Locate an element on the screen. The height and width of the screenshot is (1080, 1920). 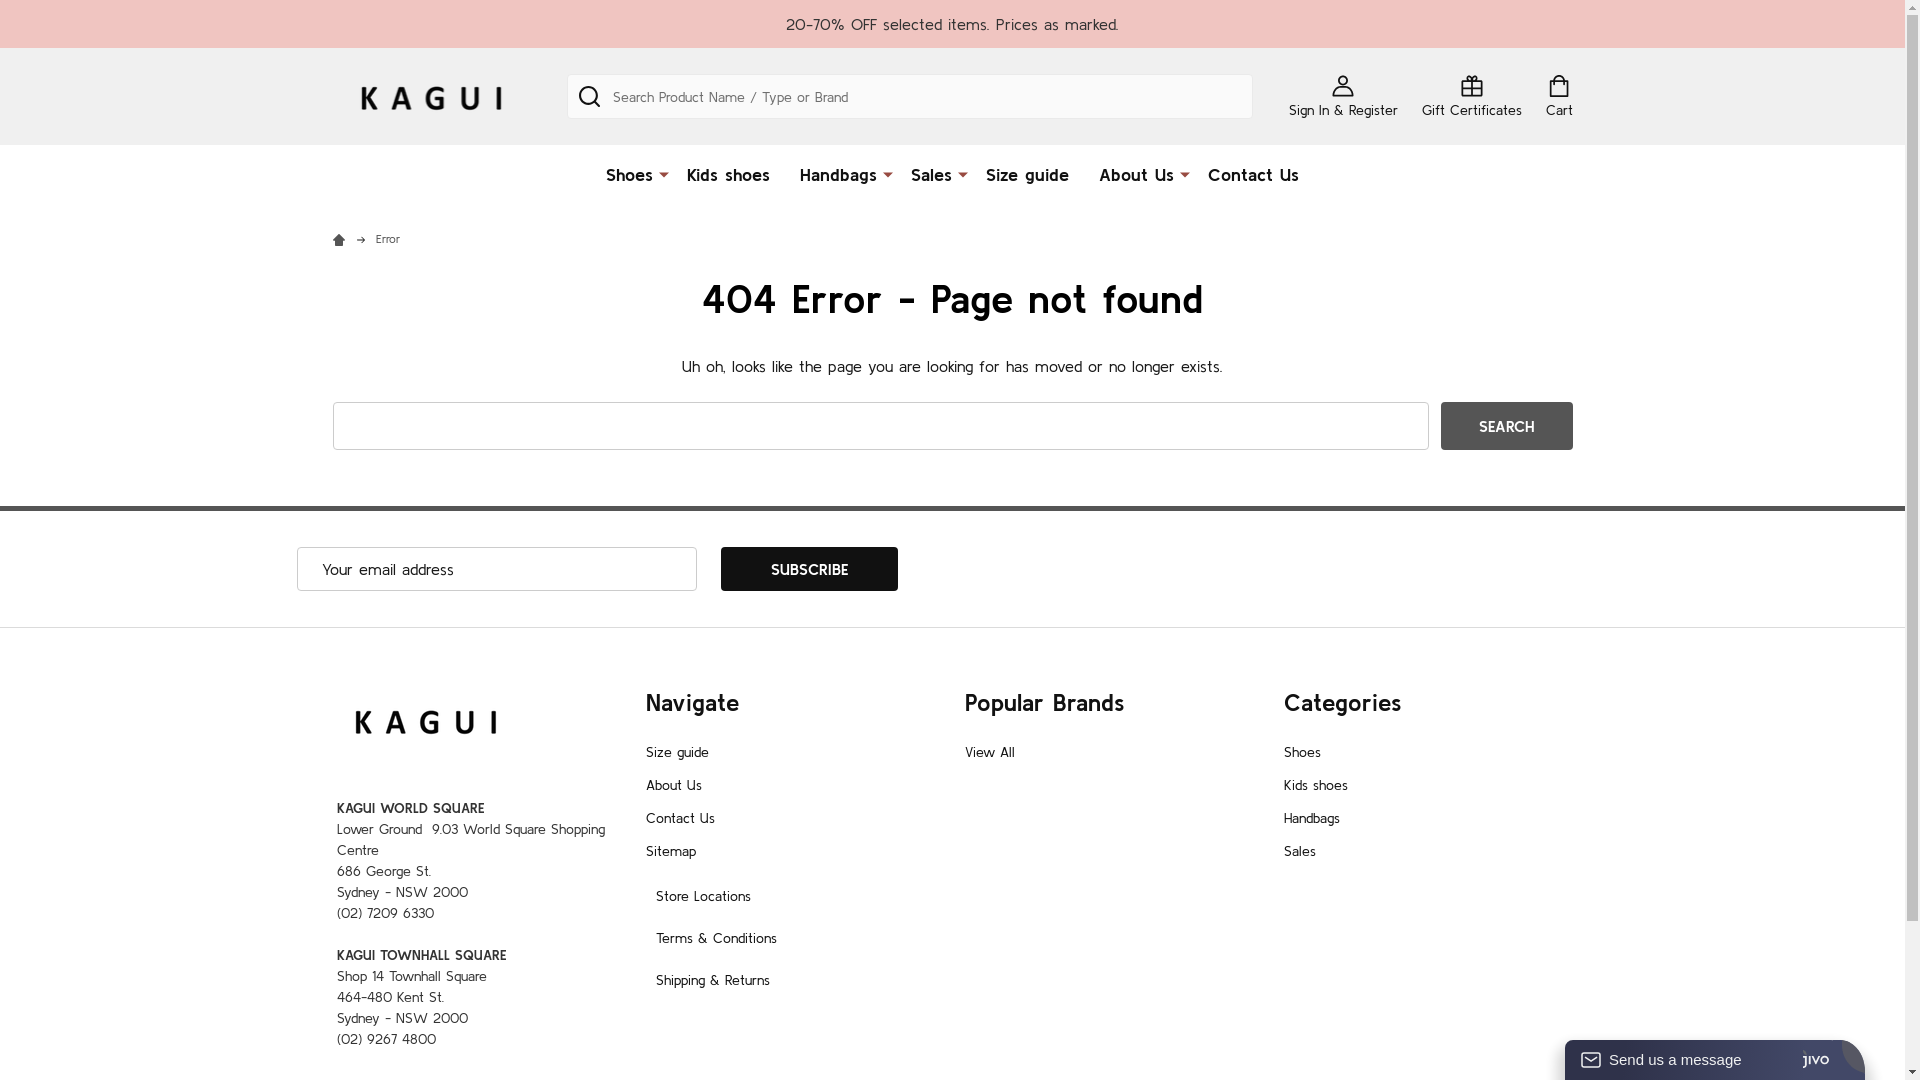
'Terms & Conditions' is located at coordinates (716, 937).